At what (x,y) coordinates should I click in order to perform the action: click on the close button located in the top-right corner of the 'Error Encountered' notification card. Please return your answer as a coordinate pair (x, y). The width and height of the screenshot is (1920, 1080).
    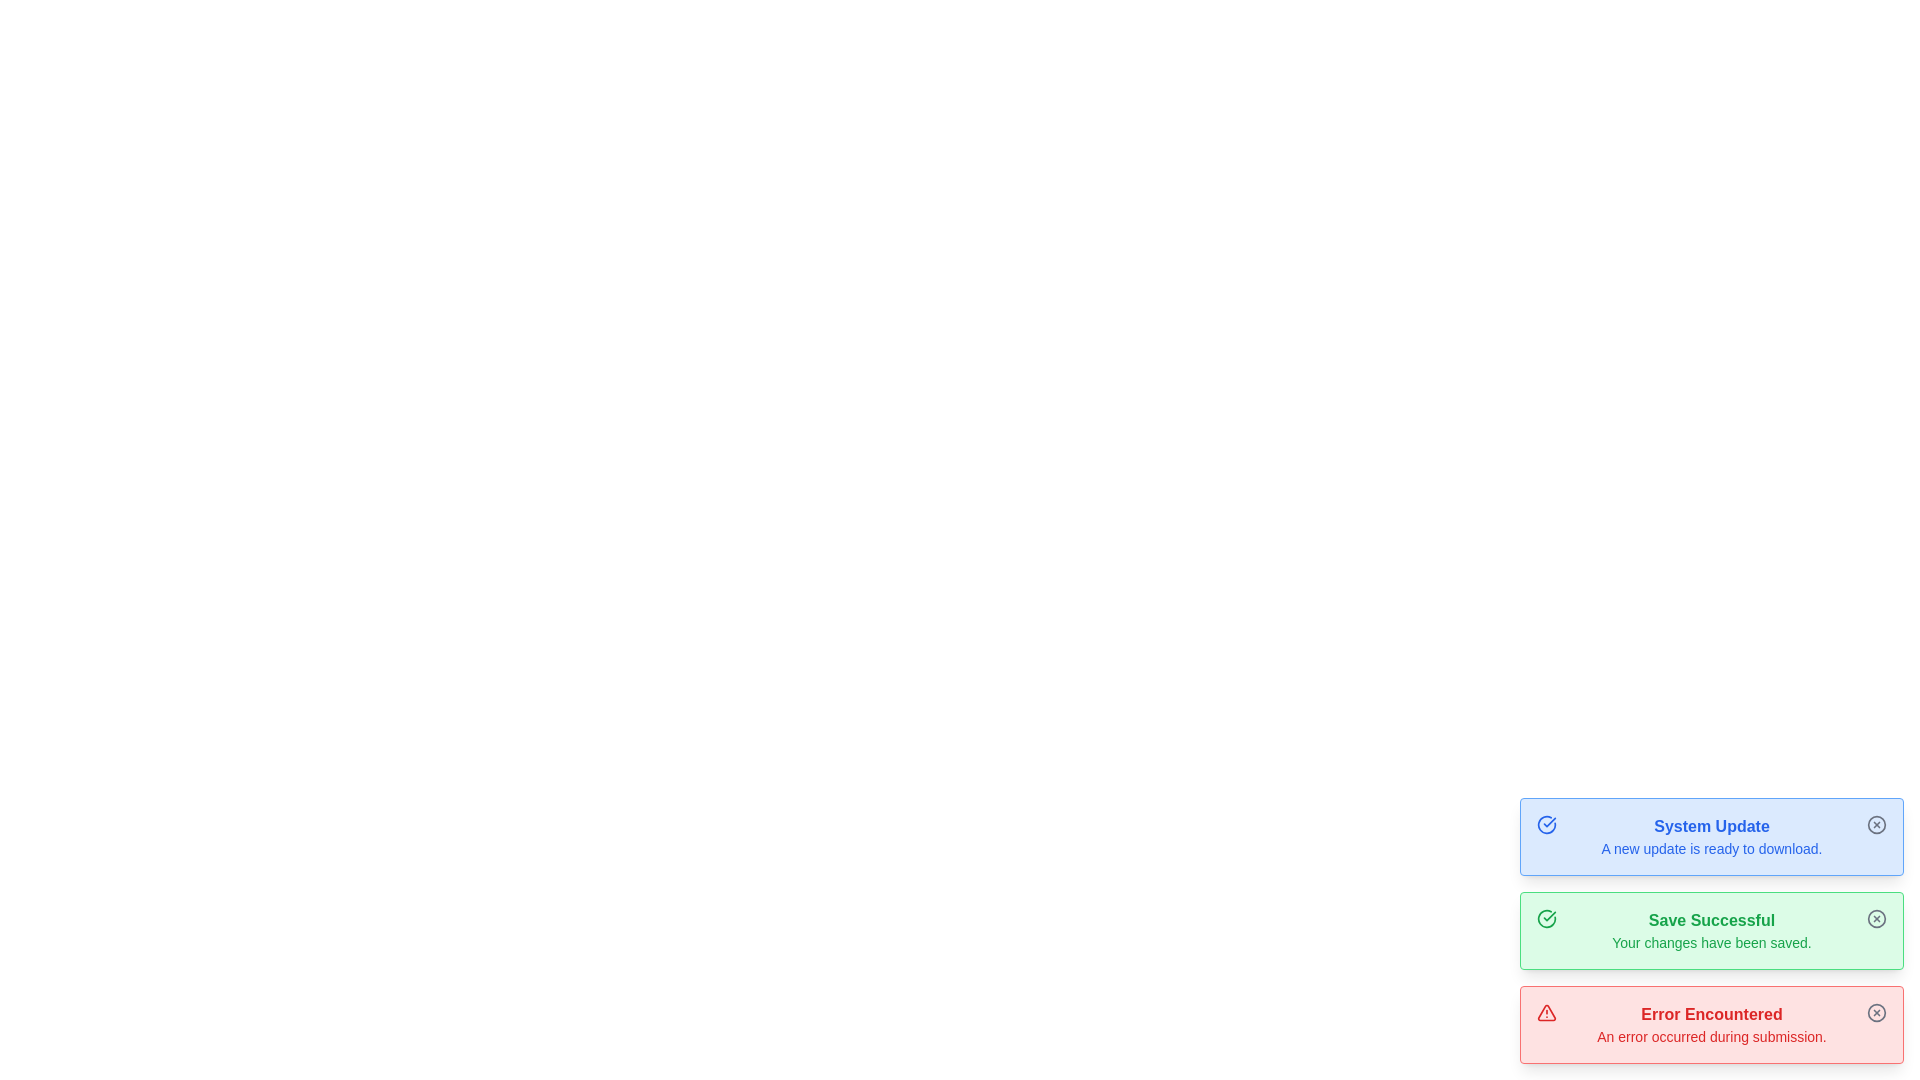
    Looking at the image, I should click on (1875, 1013).